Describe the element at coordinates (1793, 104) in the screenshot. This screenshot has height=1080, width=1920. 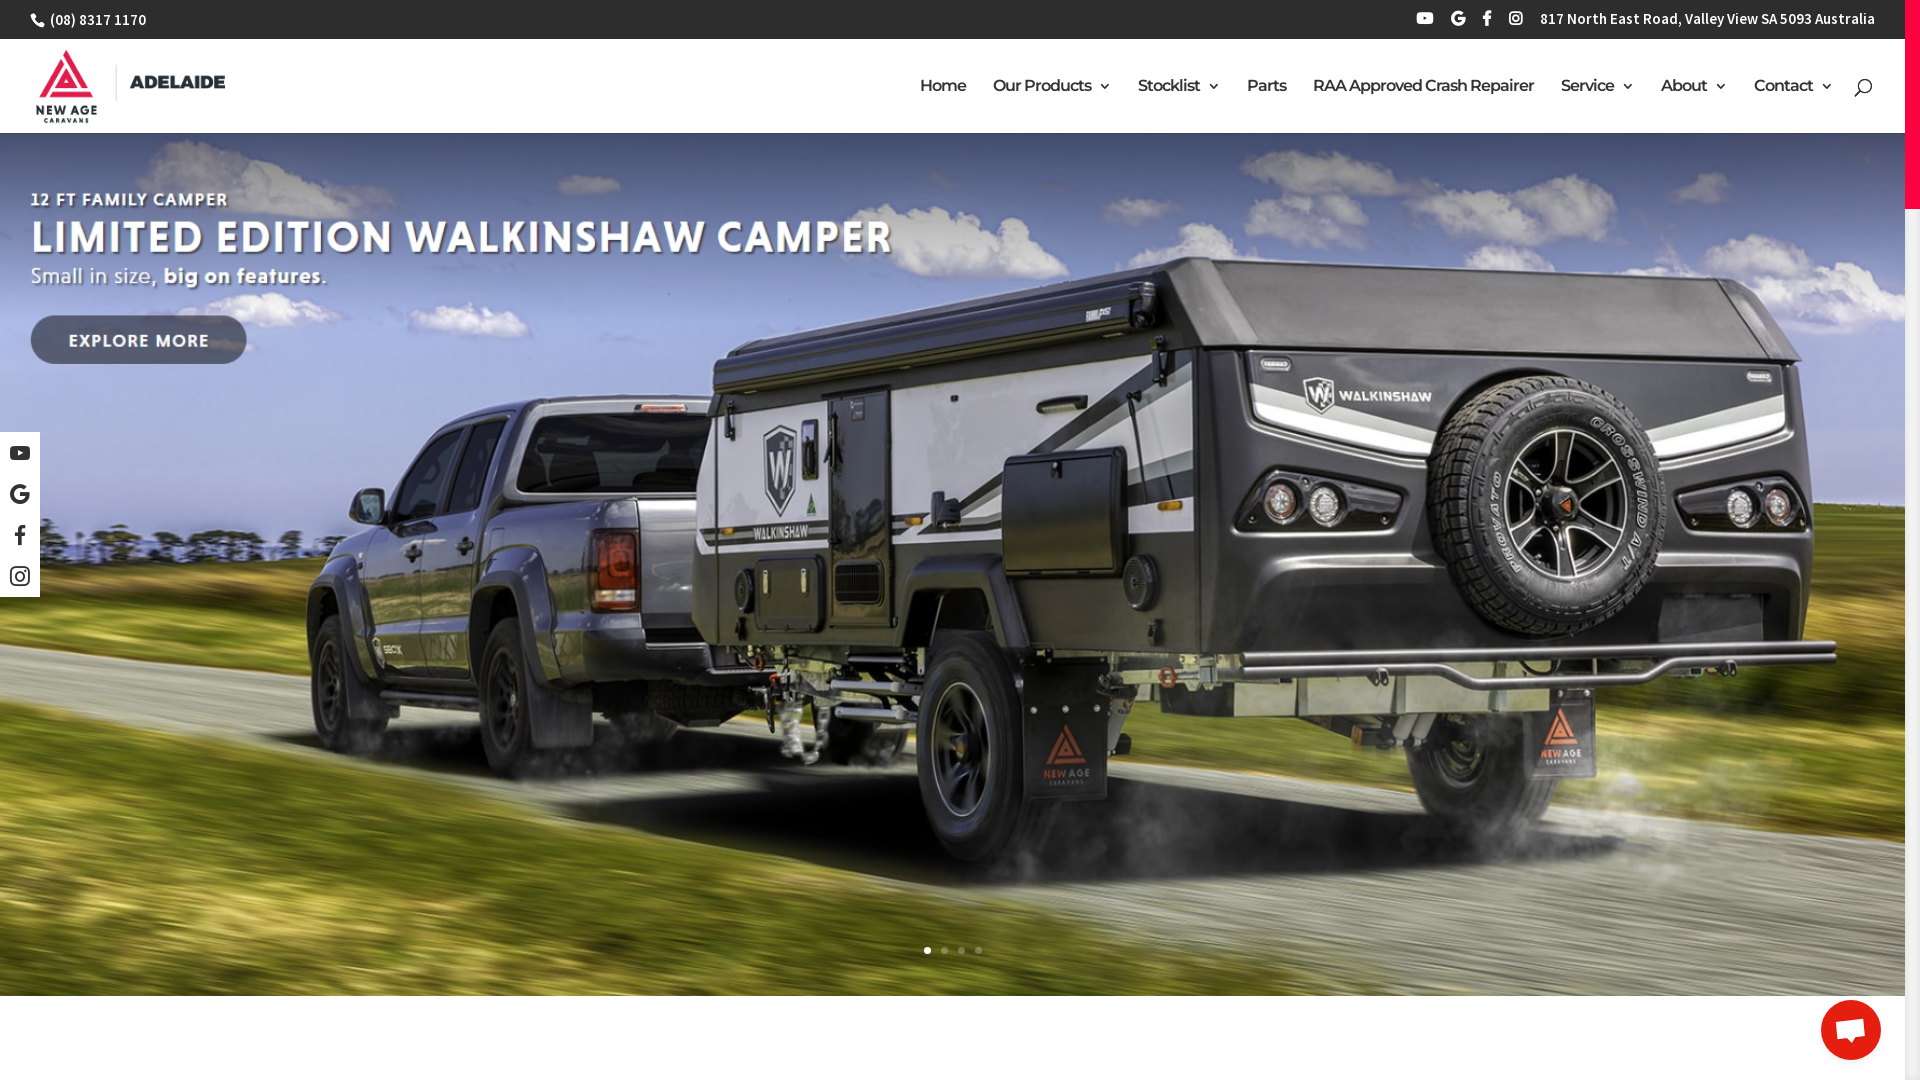
I see `'Contact'` at that location.